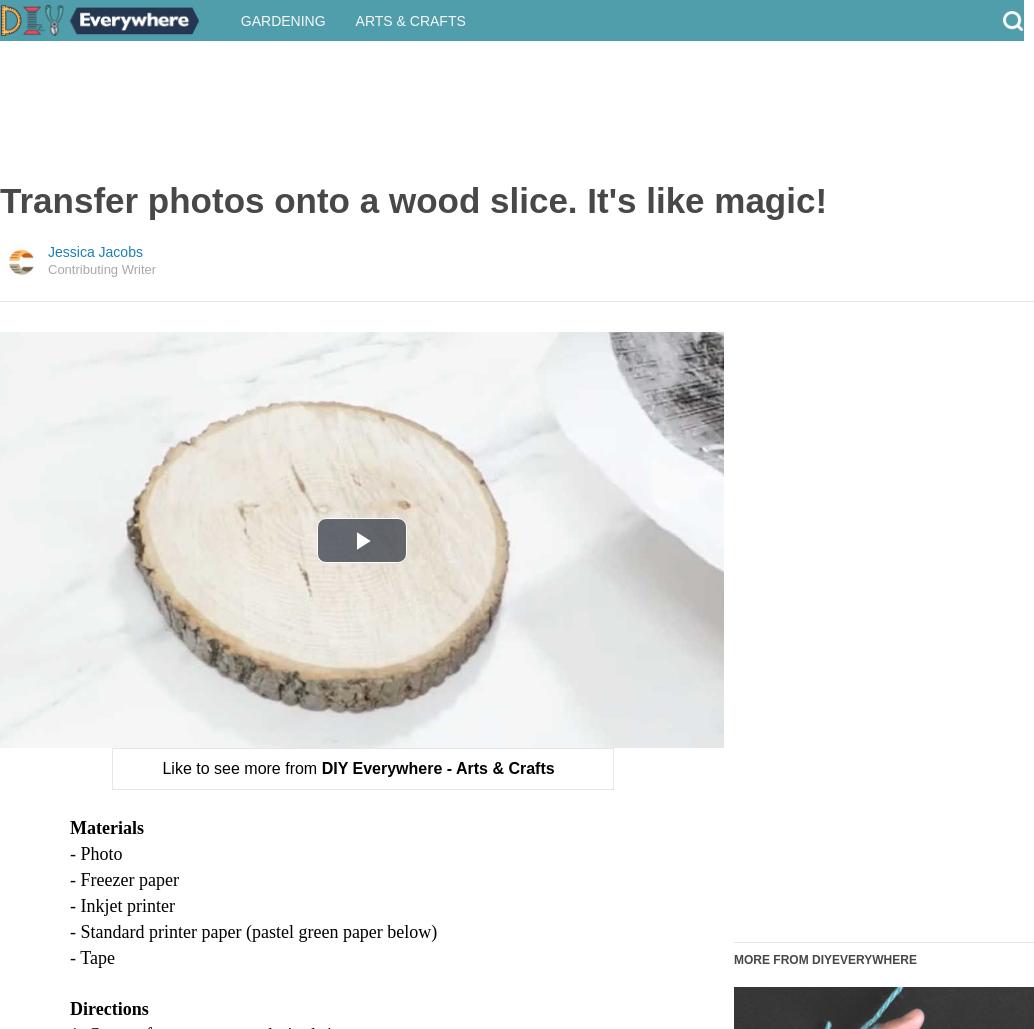 The image size is (1034, 1029). What do you see at coordinates (436, 787) in the screenshot?
I see `'DIY Everywhere - Arts & Crafts'` at bounding box center [436, 787].